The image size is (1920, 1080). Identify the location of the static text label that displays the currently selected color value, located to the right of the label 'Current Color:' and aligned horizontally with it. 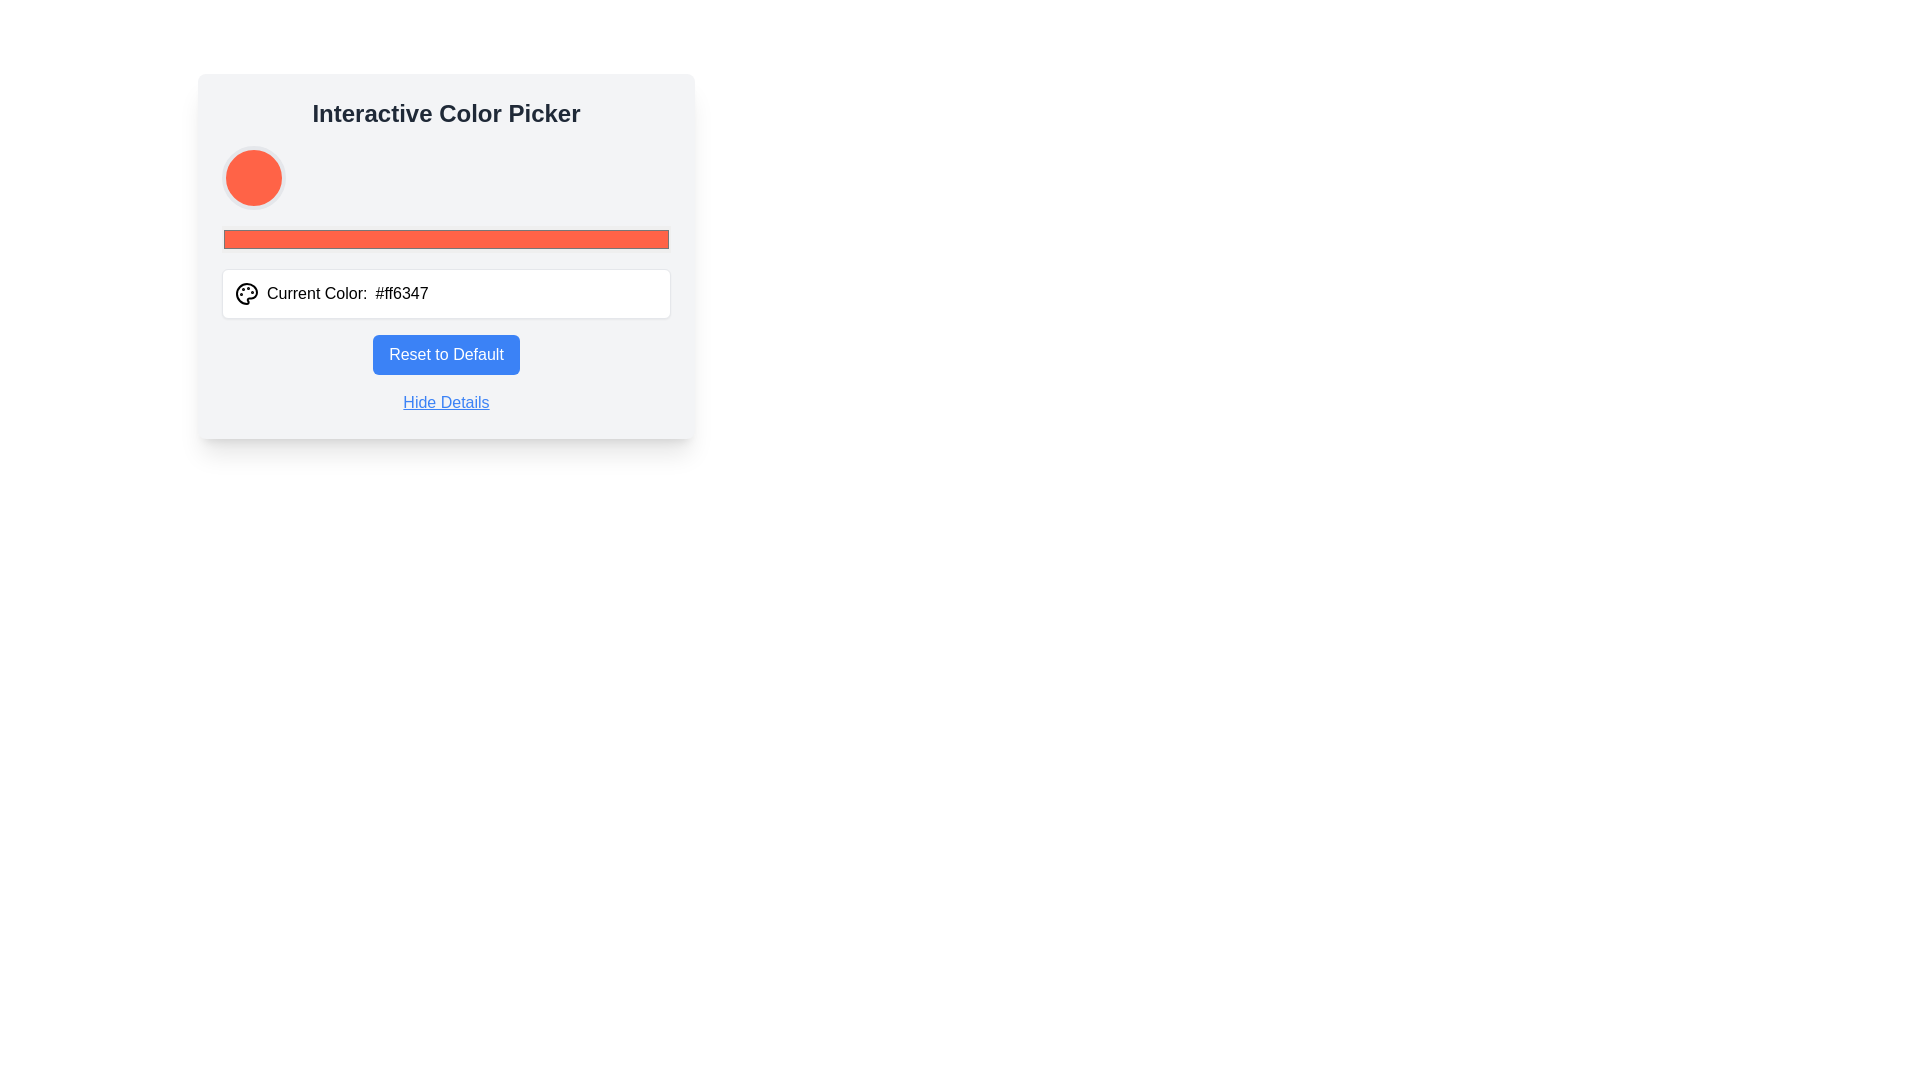
(401, 293).